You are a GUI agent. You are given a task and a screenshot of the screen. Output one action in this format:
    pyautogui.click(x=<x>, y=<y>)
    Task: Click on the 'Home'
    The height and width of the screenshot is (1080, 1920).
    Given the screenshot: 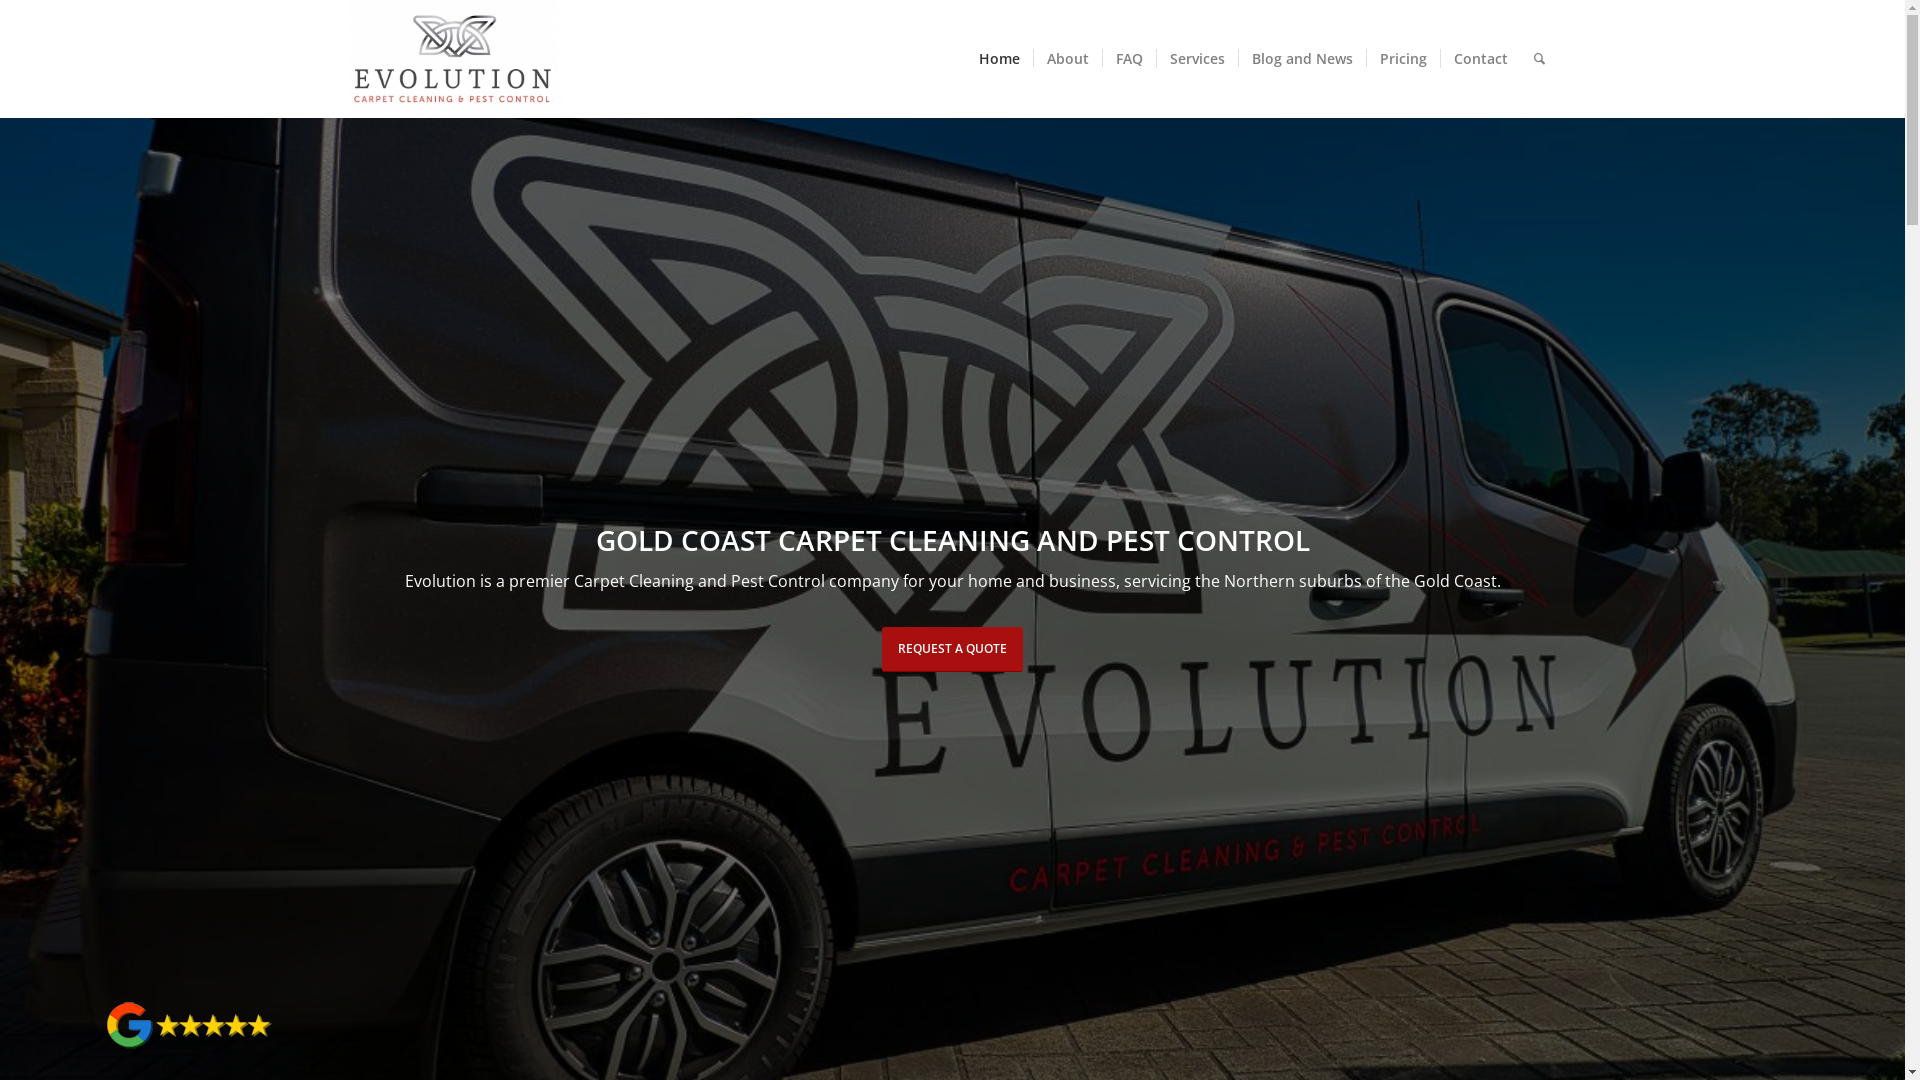 What is the action you would take?
    pyautogui.click(x=965, y=57)
    